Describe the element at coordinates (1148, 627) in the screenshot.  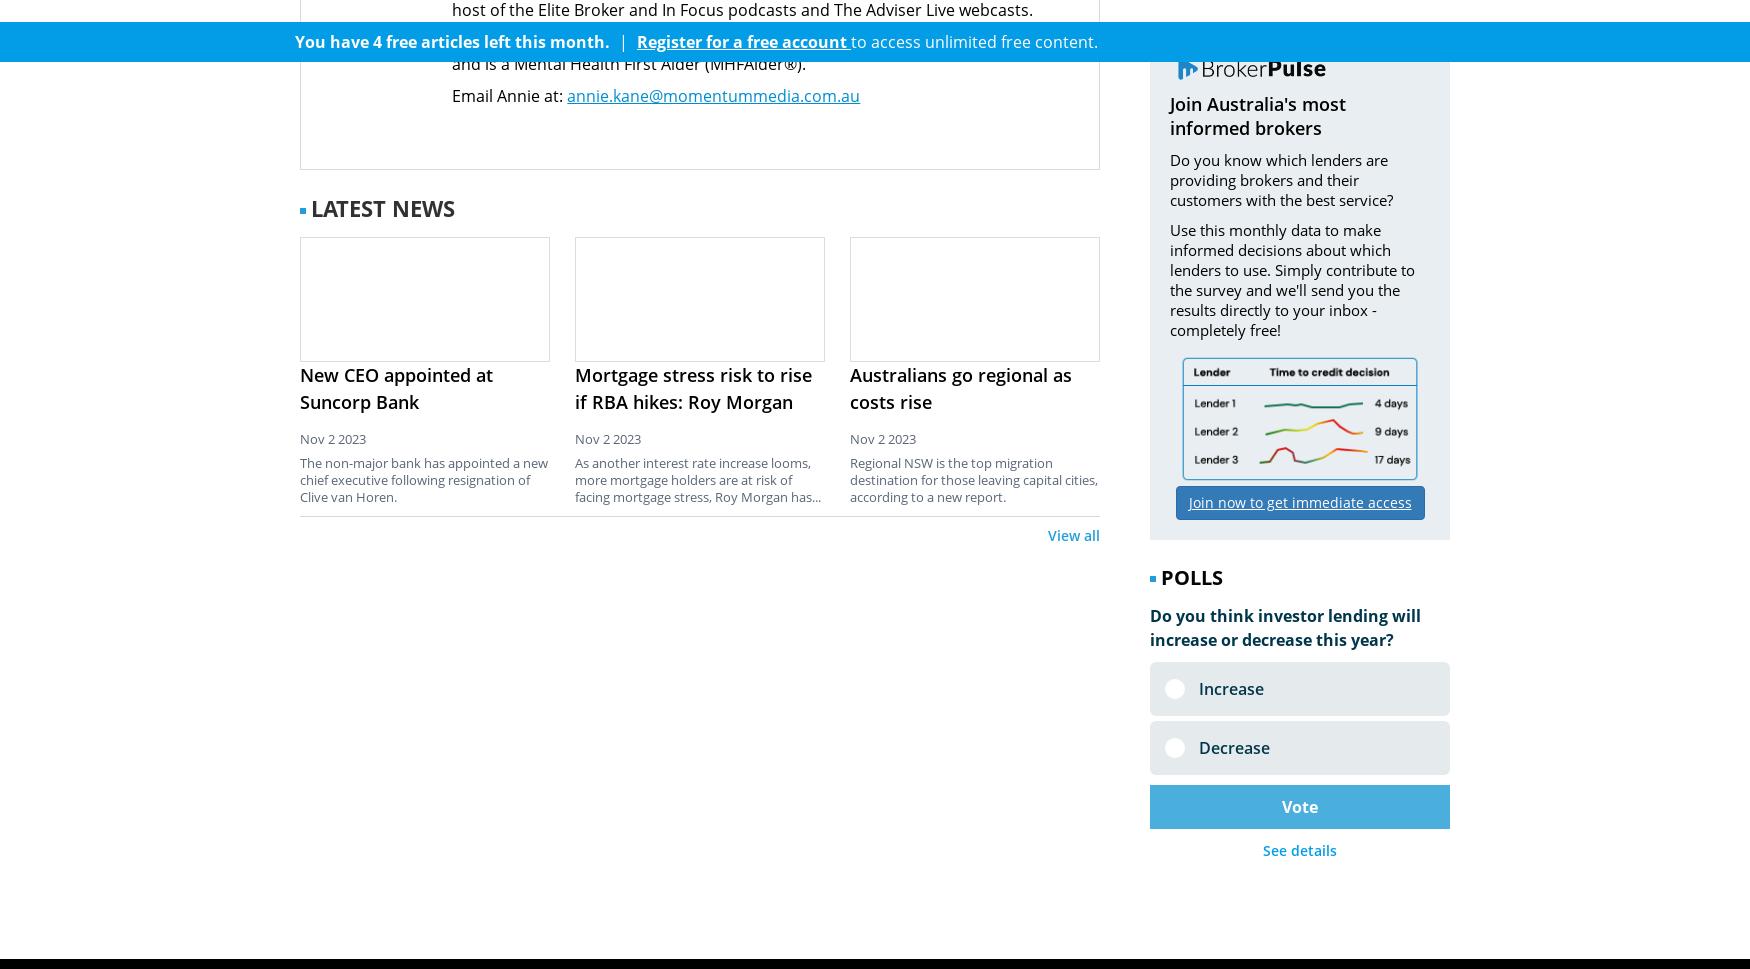
I see `'Do you think investor lending will increase or decrease this year?'` at that location.